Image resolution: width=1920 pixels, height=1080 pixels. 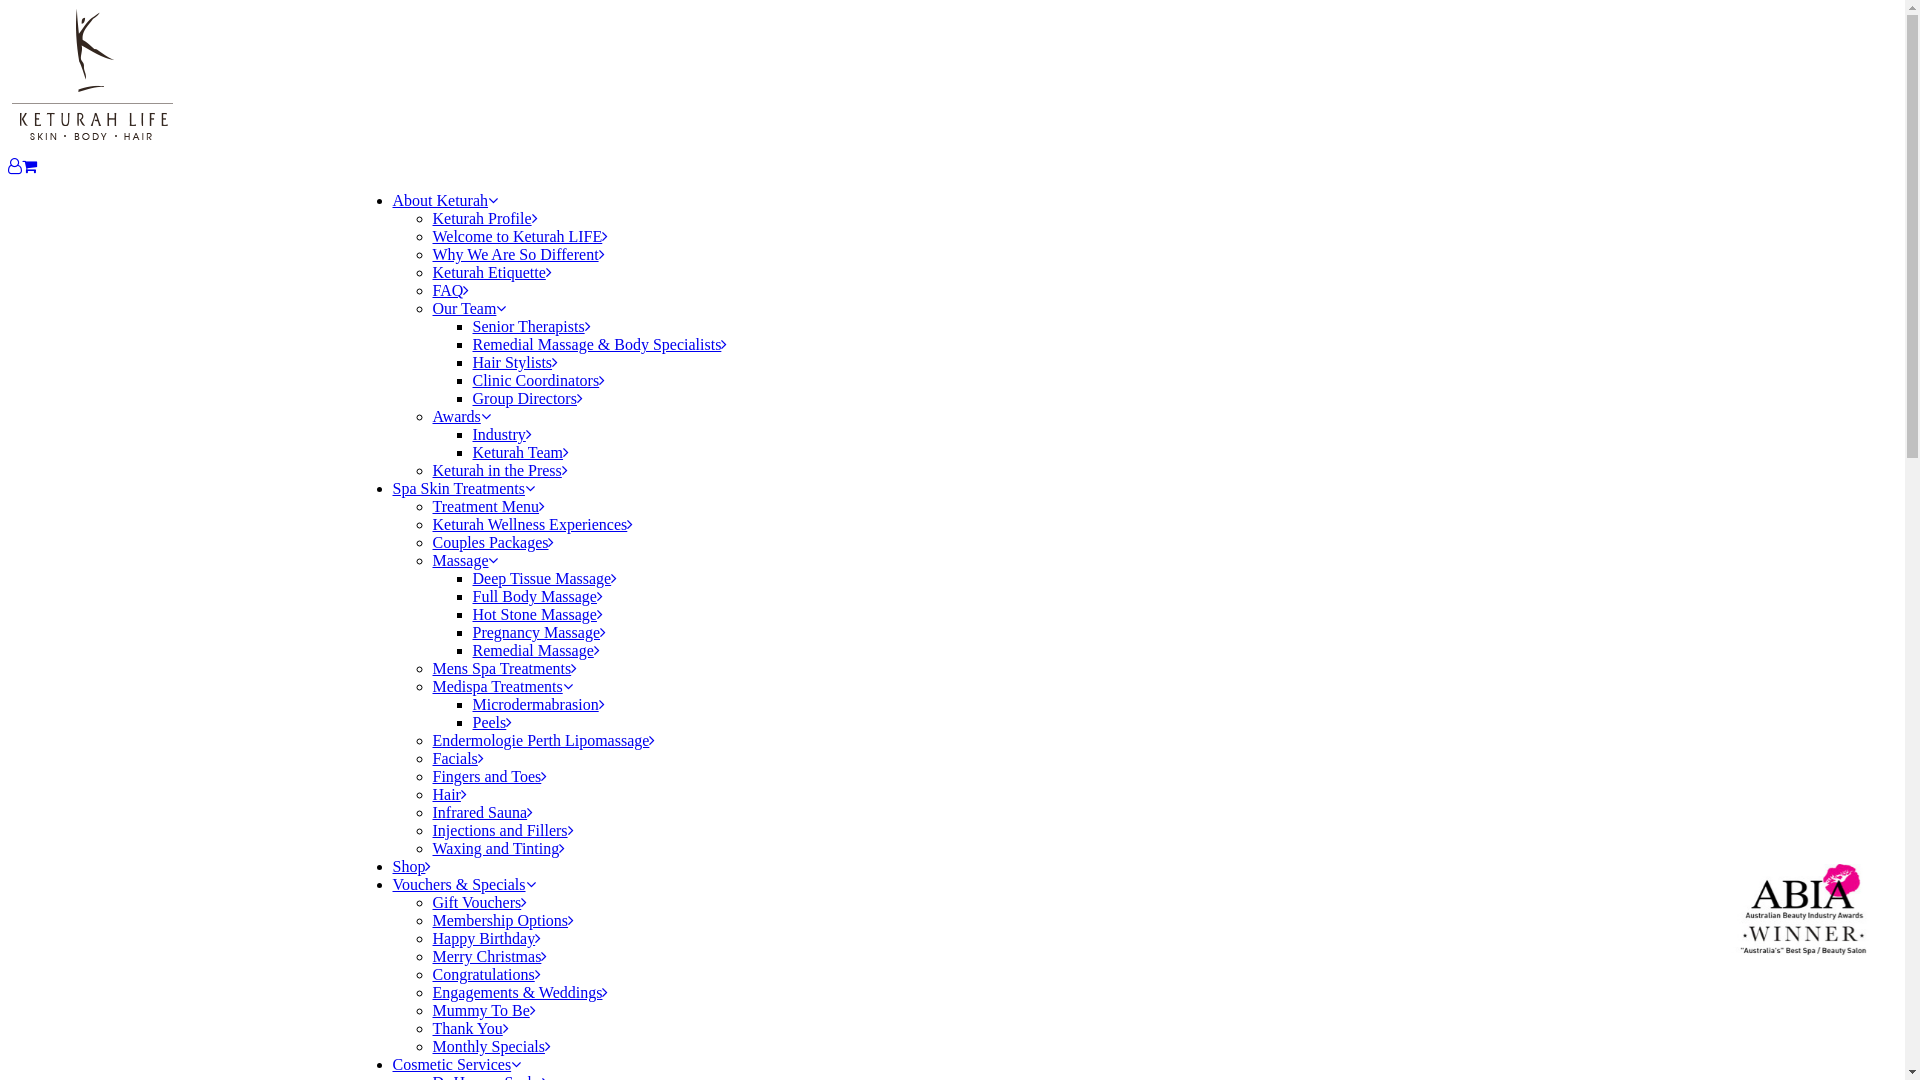 What do you see at coordinates (456, 758) in the screenshot?
I see `'Facials'` at bounding box center [456, 758].